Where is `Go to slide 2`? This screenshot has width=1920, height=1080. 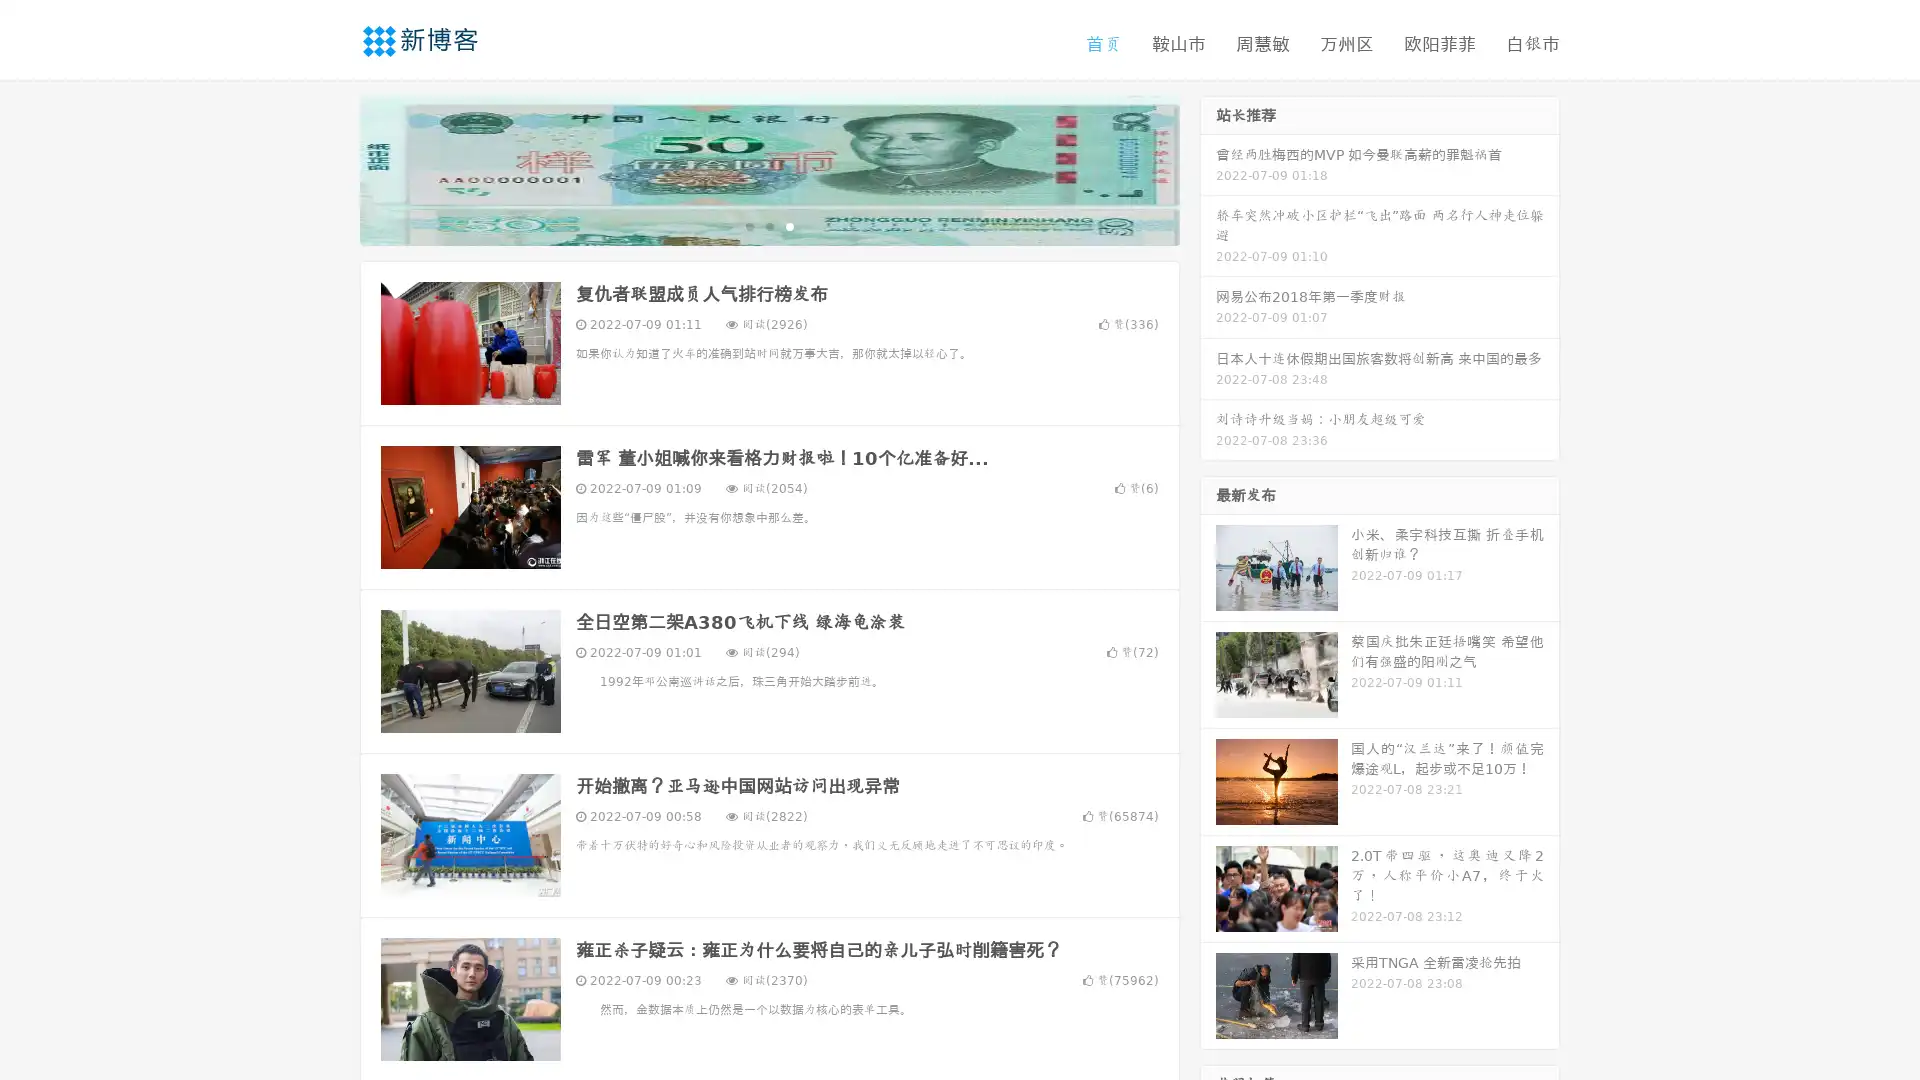
Go to slide 2 is located at coordinates (768, 225).